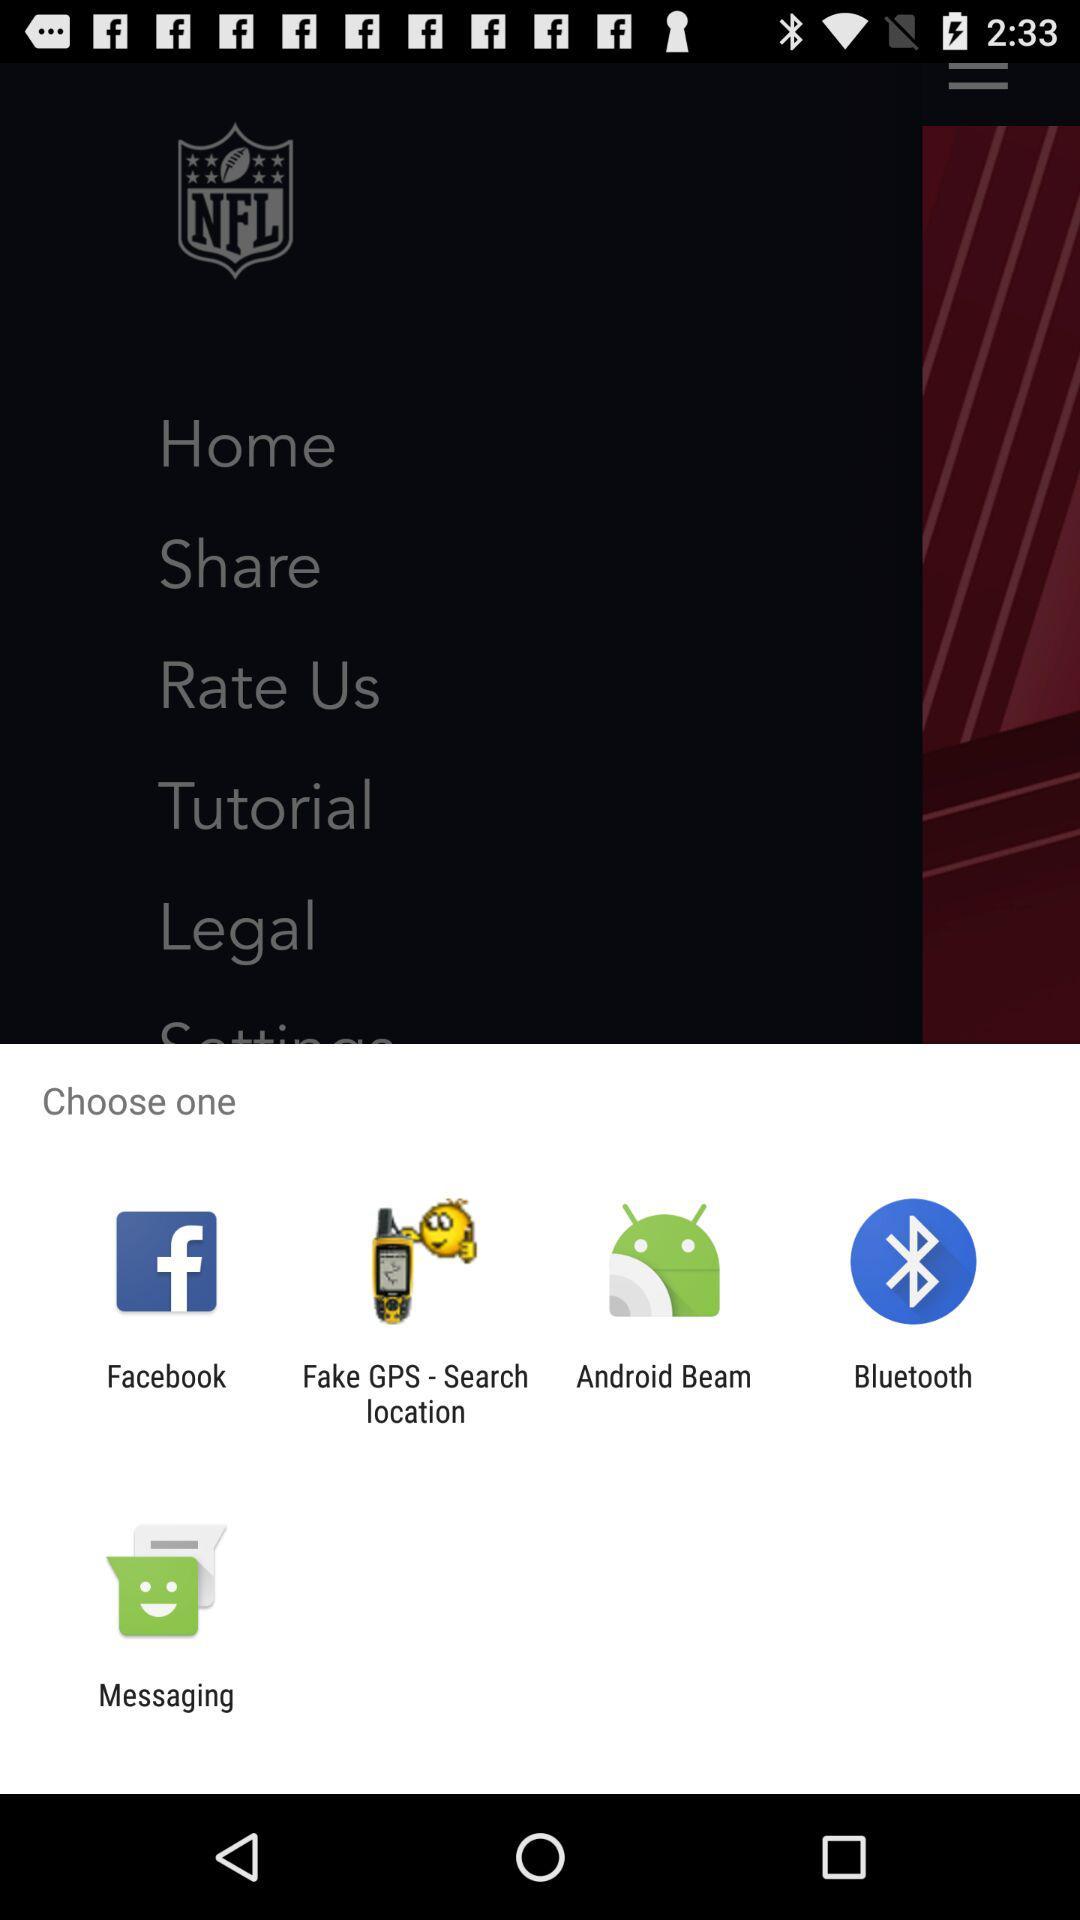 The image size is (1080, 1920). I want to click on messaging, so click(165, 1711).